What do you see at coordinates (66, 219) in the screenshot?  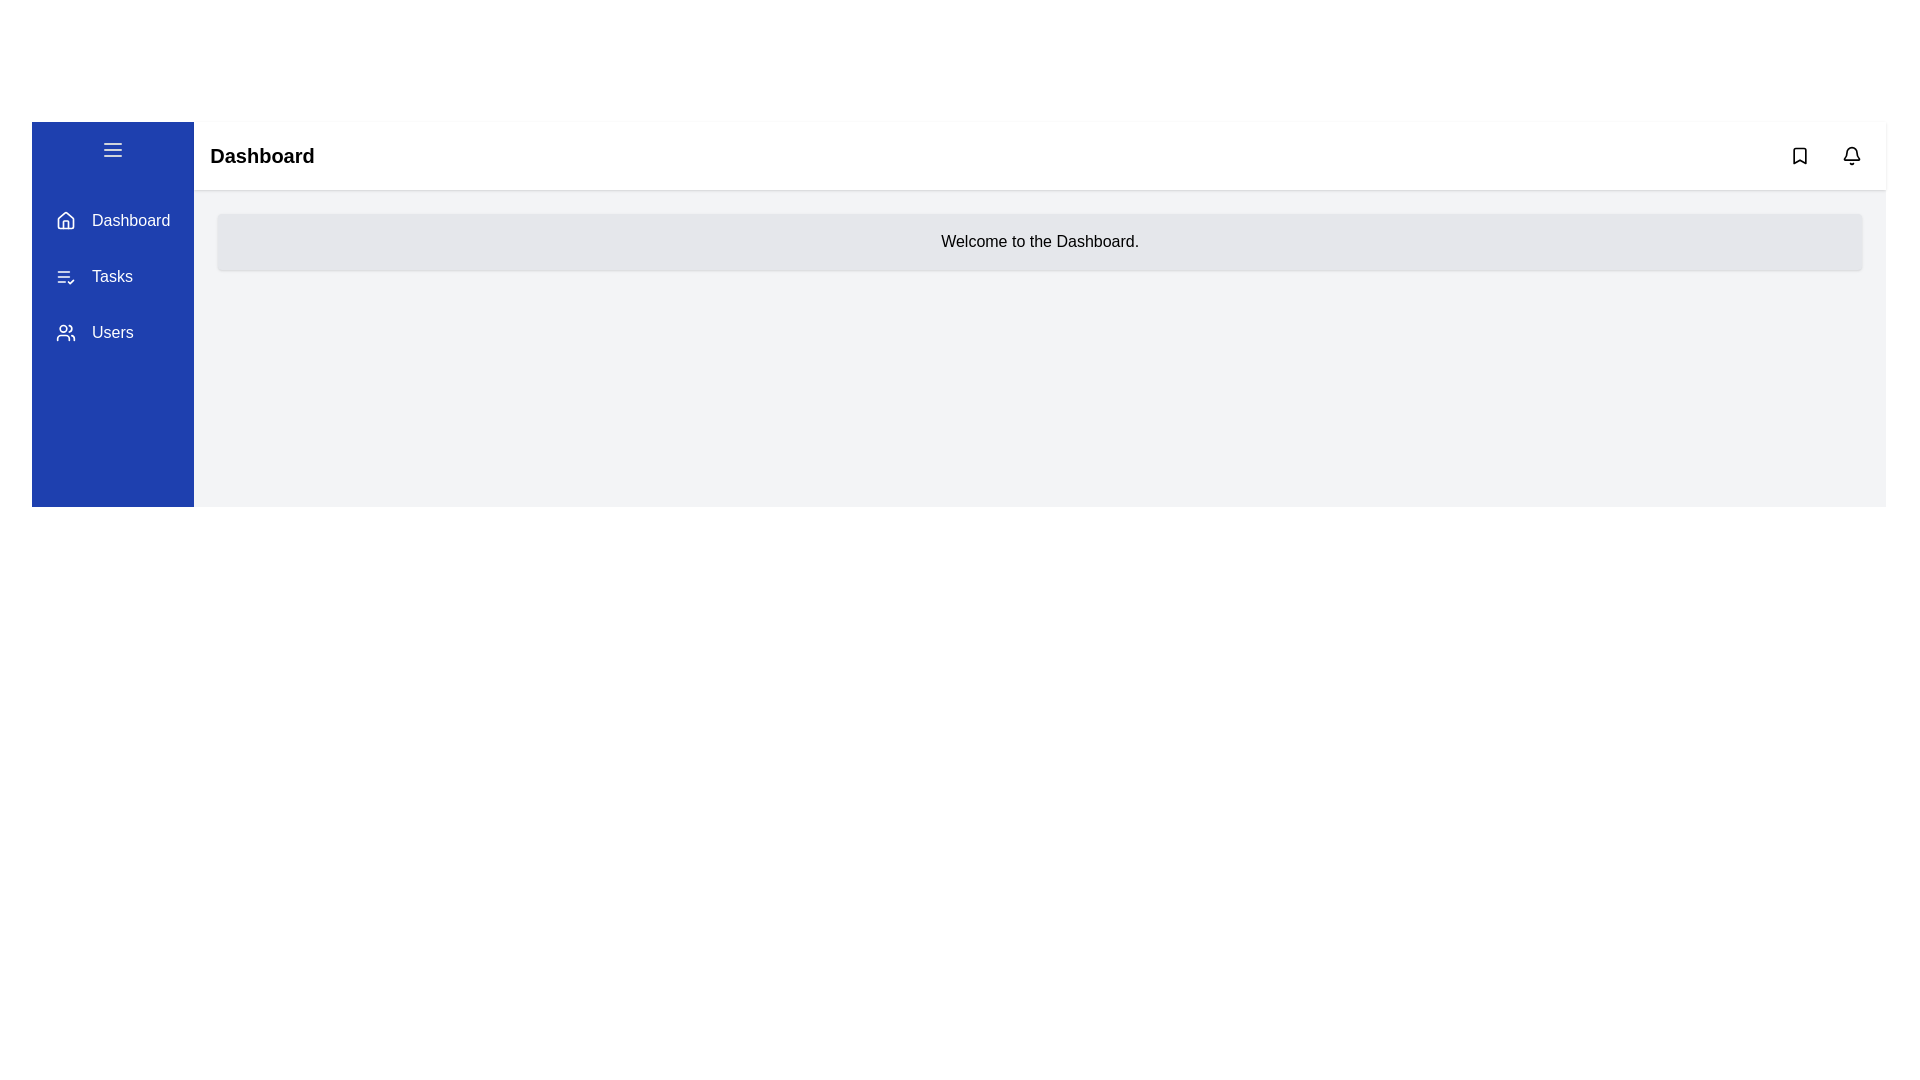 I see `the house icon in the vertical navigation bar on the left side of the interface` at bounding box center [66, 219].